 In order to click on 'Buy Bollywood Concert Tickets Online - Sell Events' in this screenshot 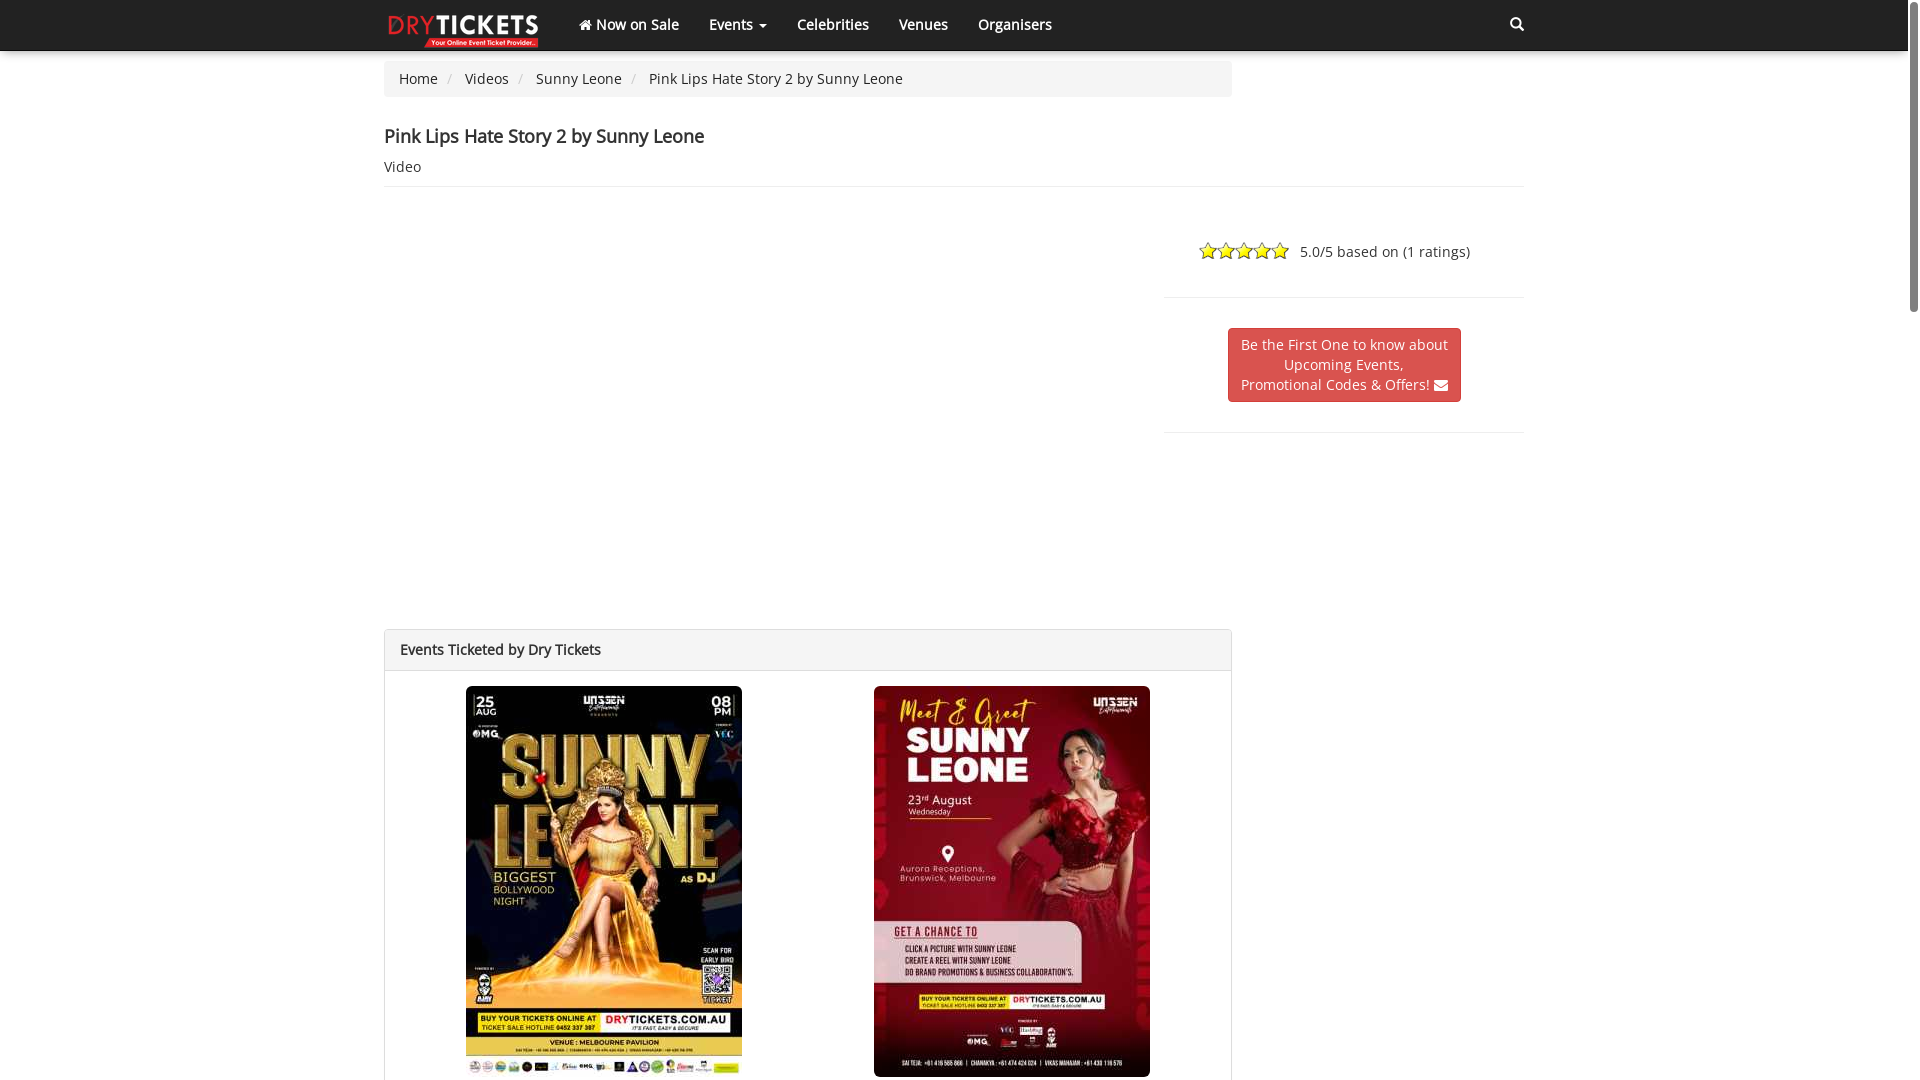, I will do `click(465, 24)`.